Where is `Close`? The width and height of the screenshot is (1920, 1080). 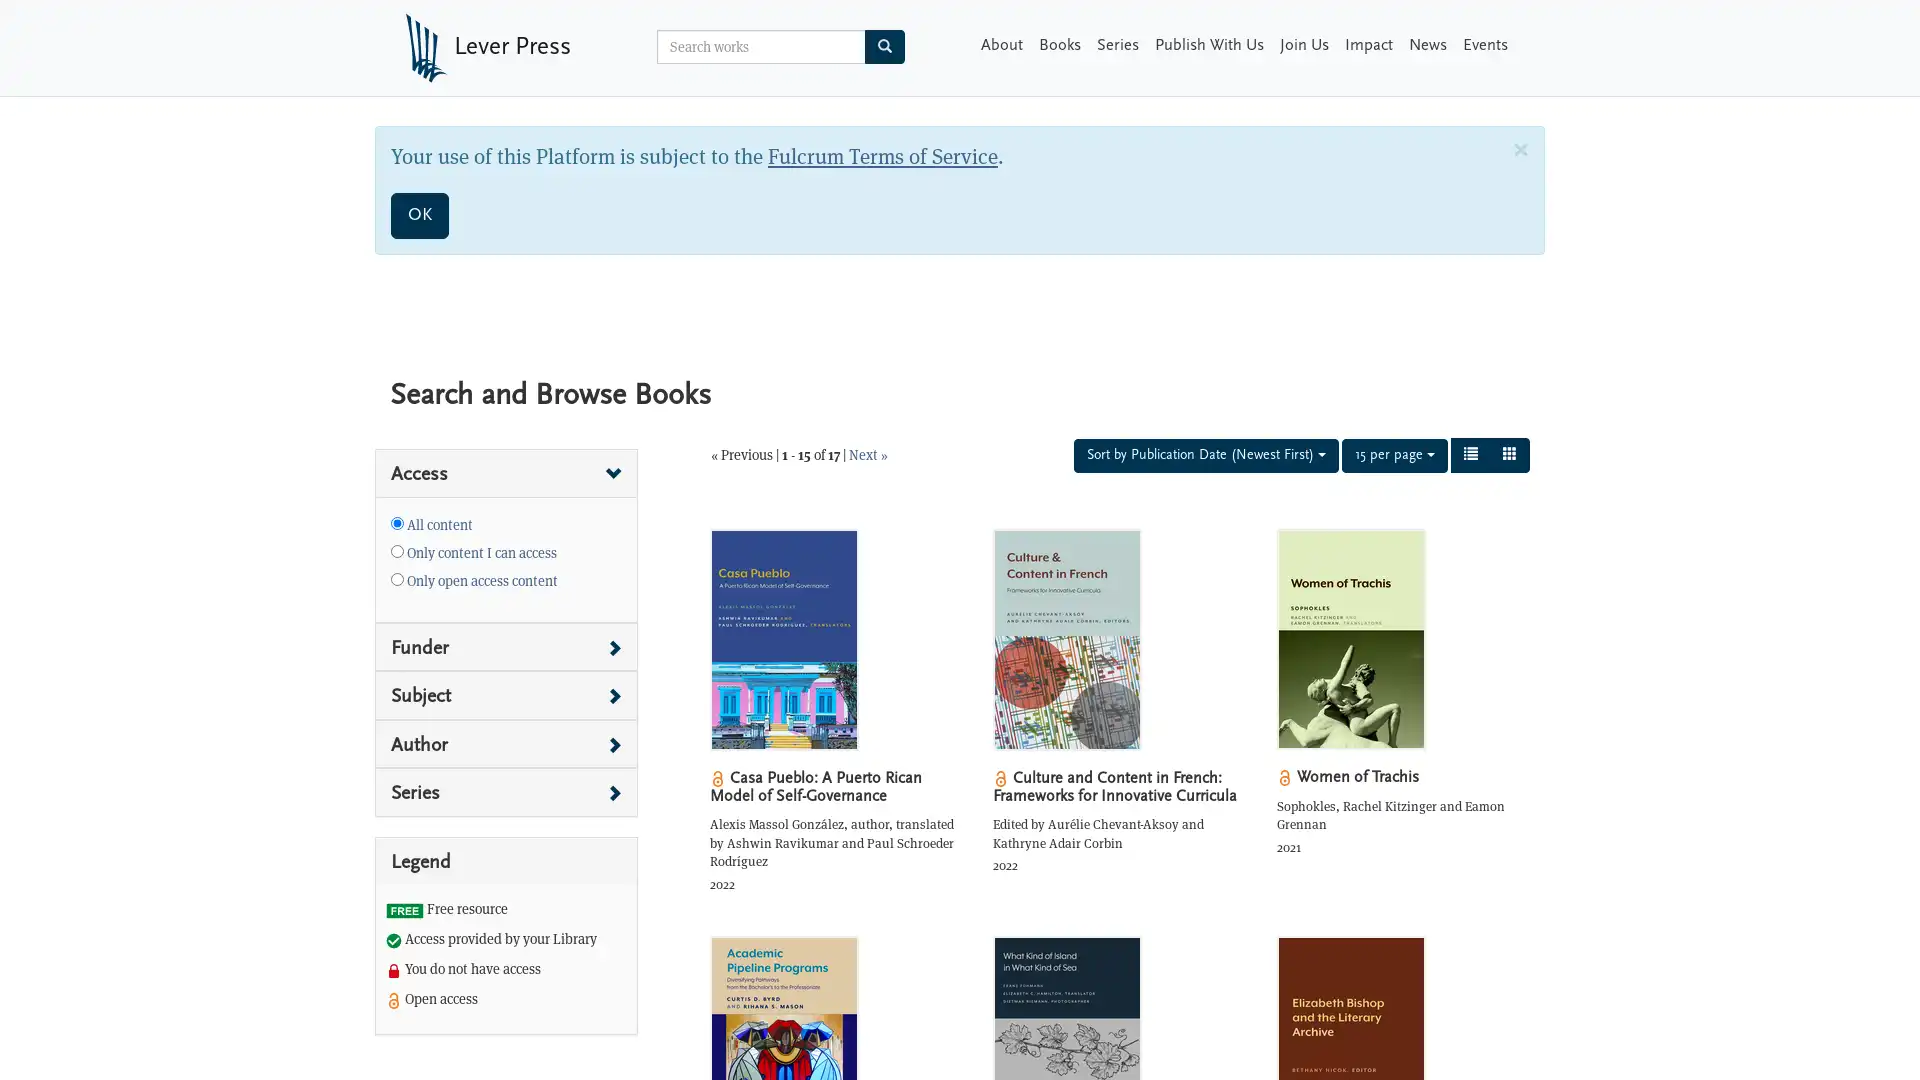
Close is located at coordinates (1520, 149).